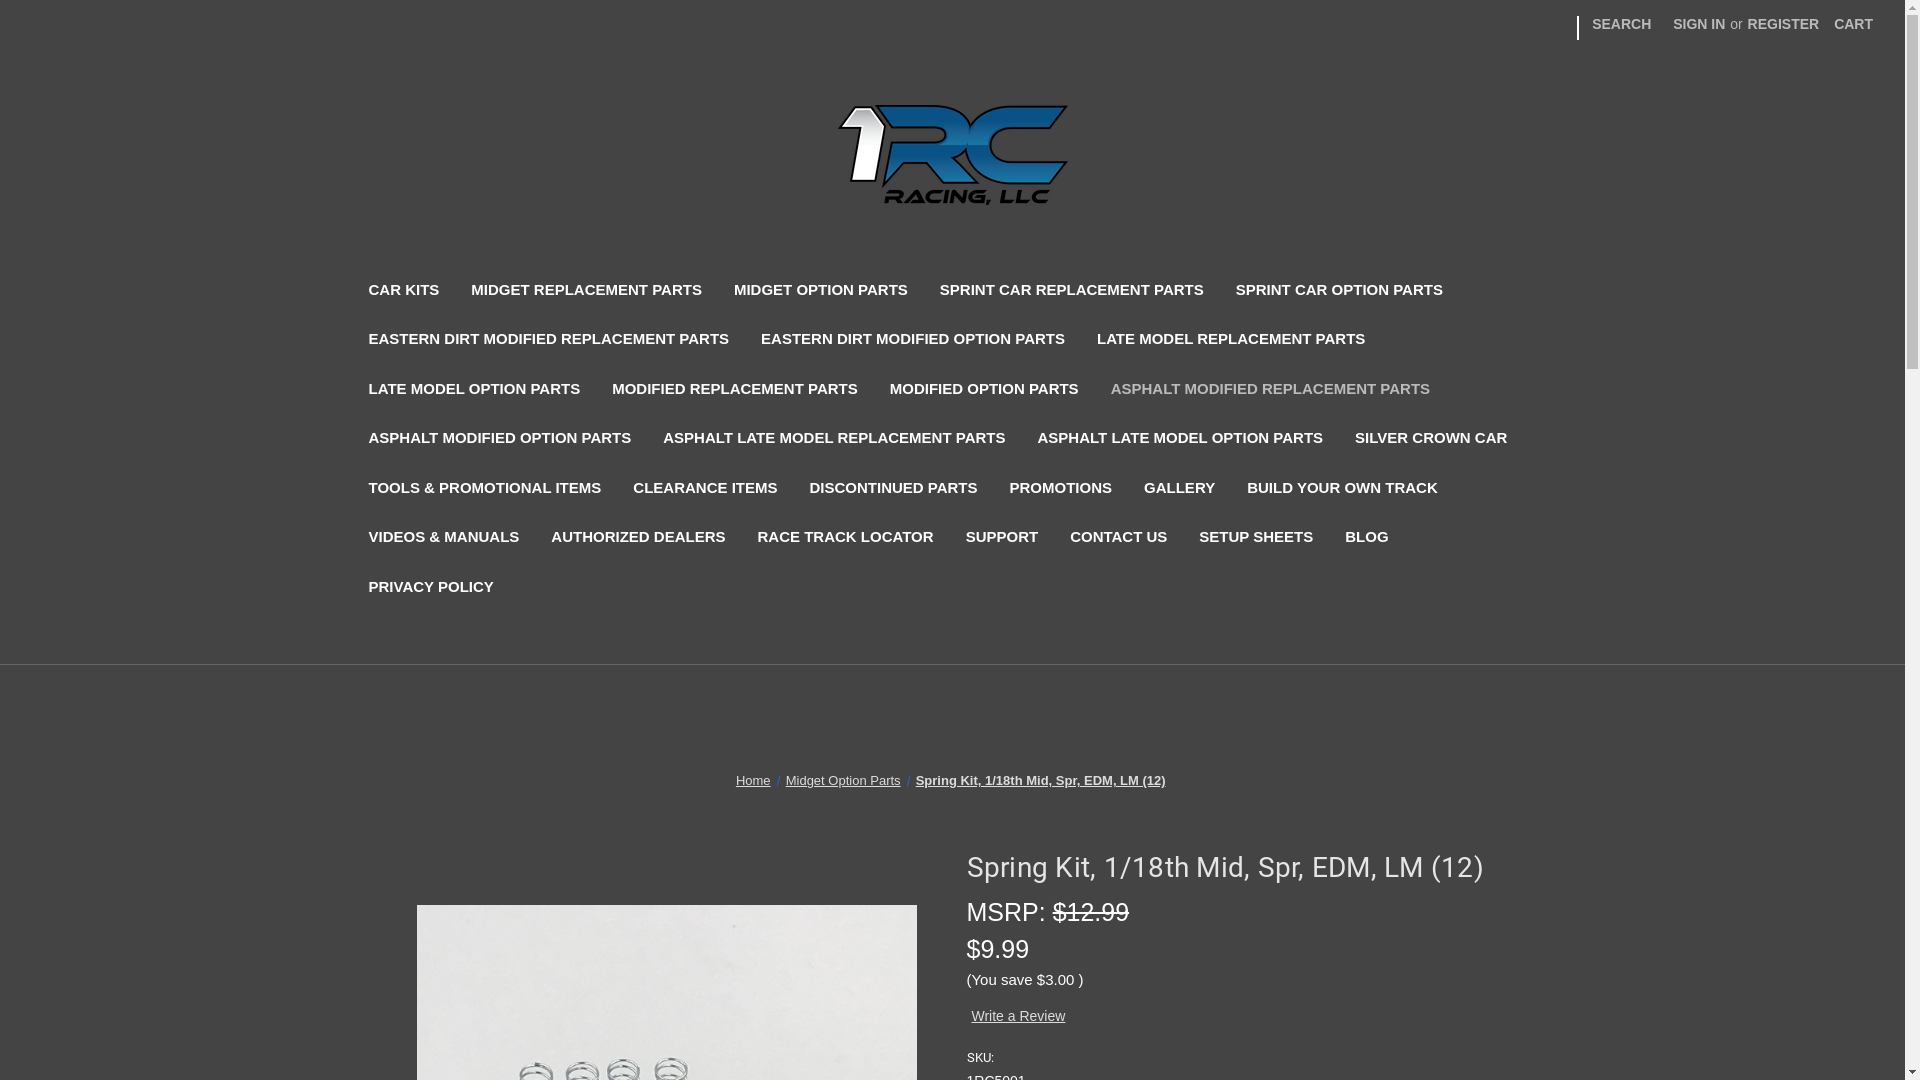 The width and height of the screenshot is (1920, 1080). Describe the element at coordinates (733, 391) in the screenshot. I see `'MODIFIED REPLACEMENT PARTS'` at that location.